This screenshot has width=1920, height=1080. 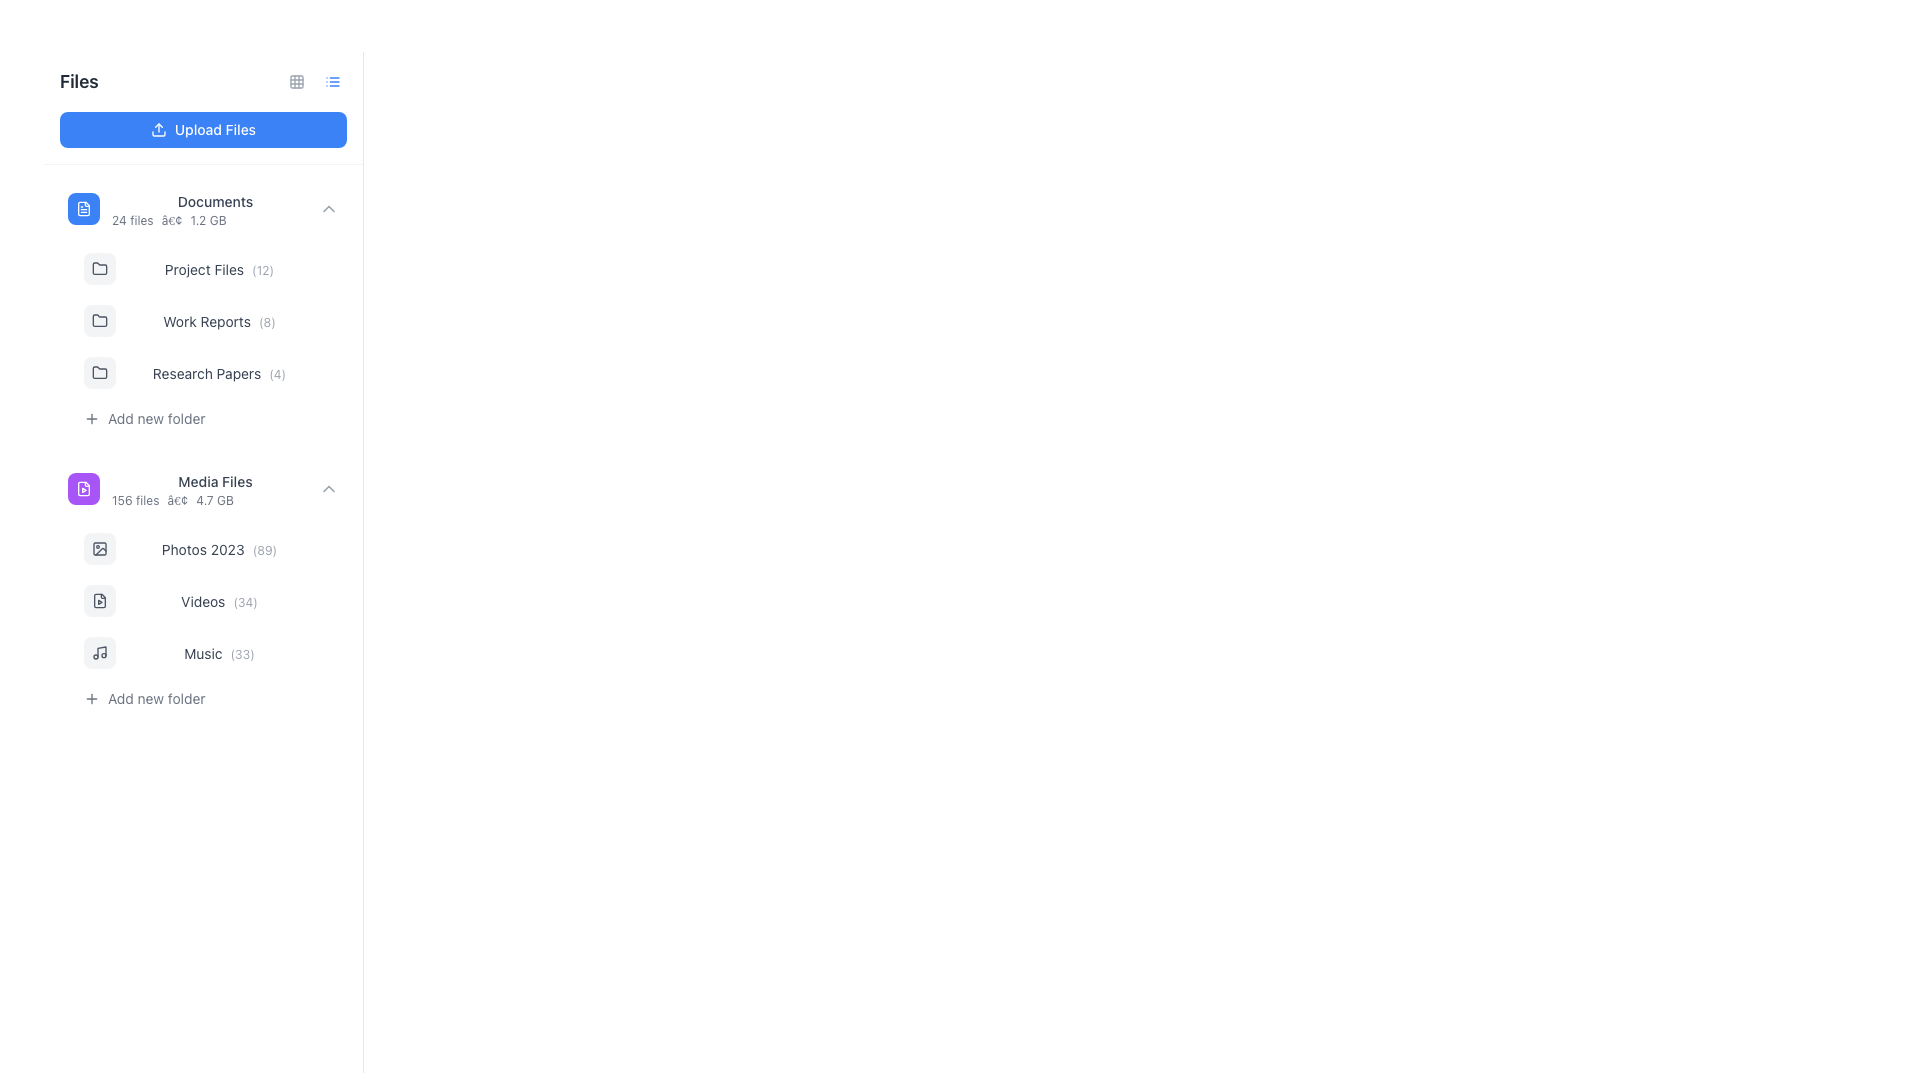 I want to click on the graphical icon representing the 'Media Files' category located in the left sidebar, positioned near the top-left corner of the list, just before the text 'Media Files', so click(x=82, y=489).